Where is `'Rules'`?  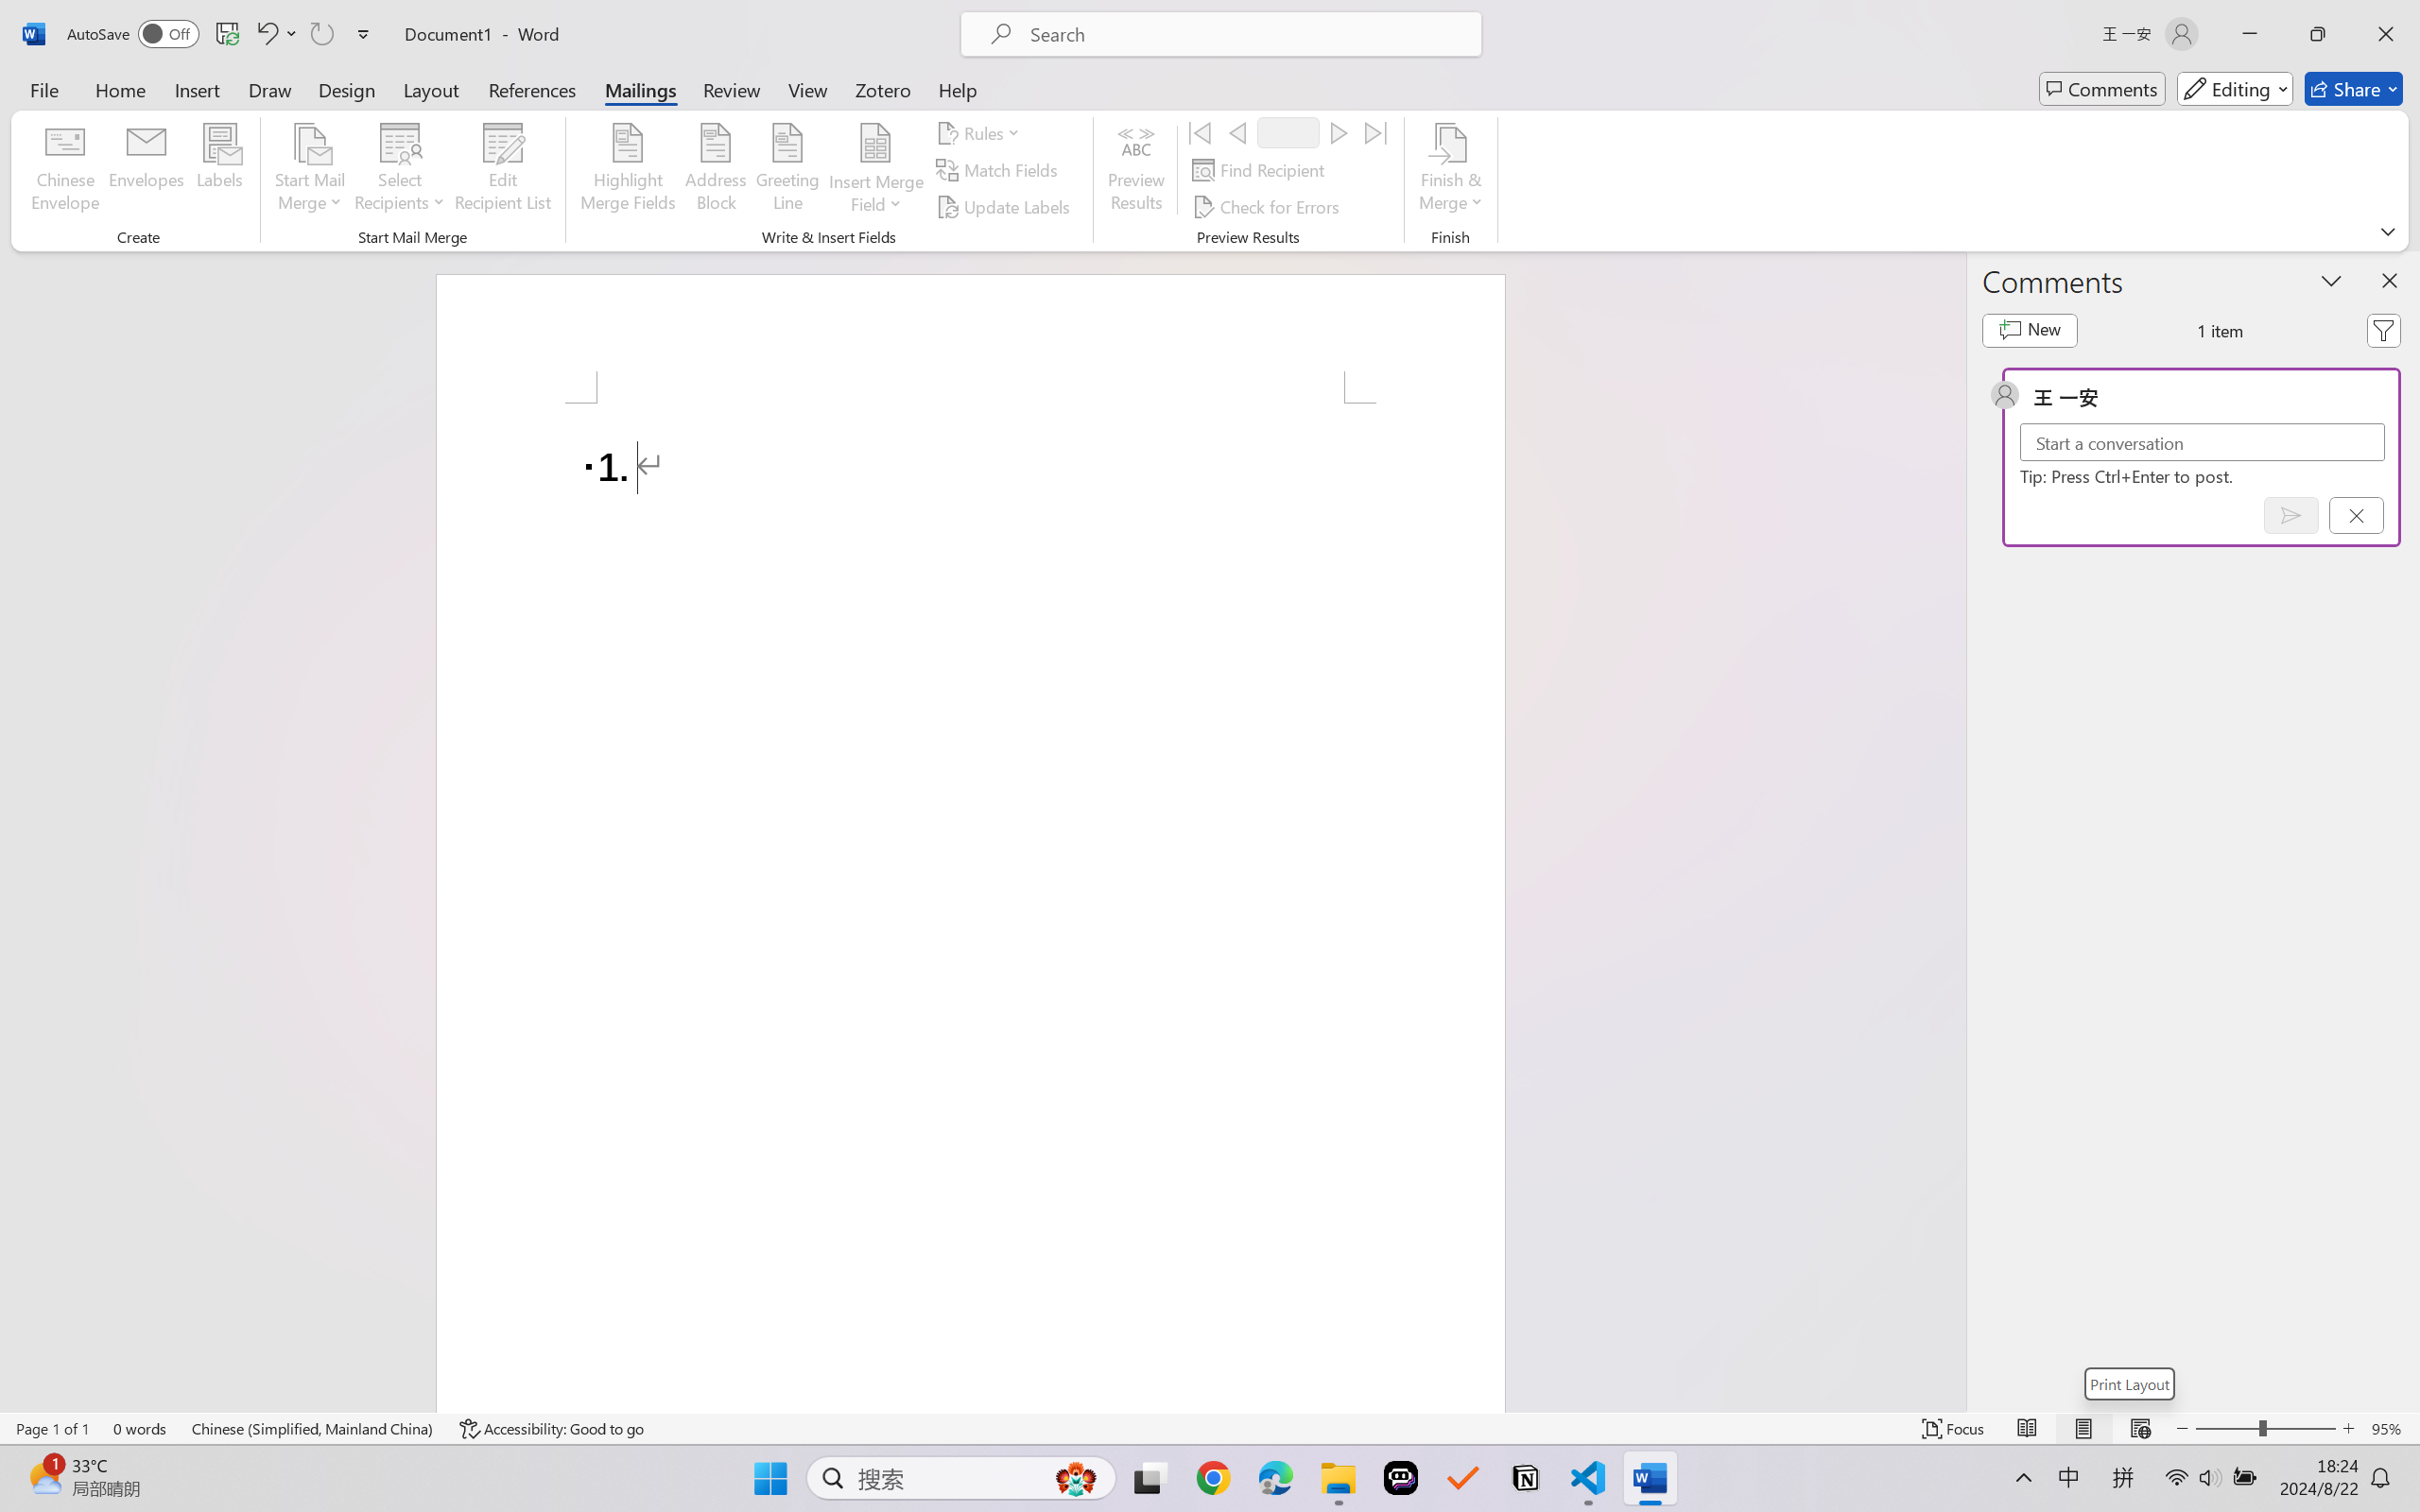
'Rules' is located at coordinates (980, 131).